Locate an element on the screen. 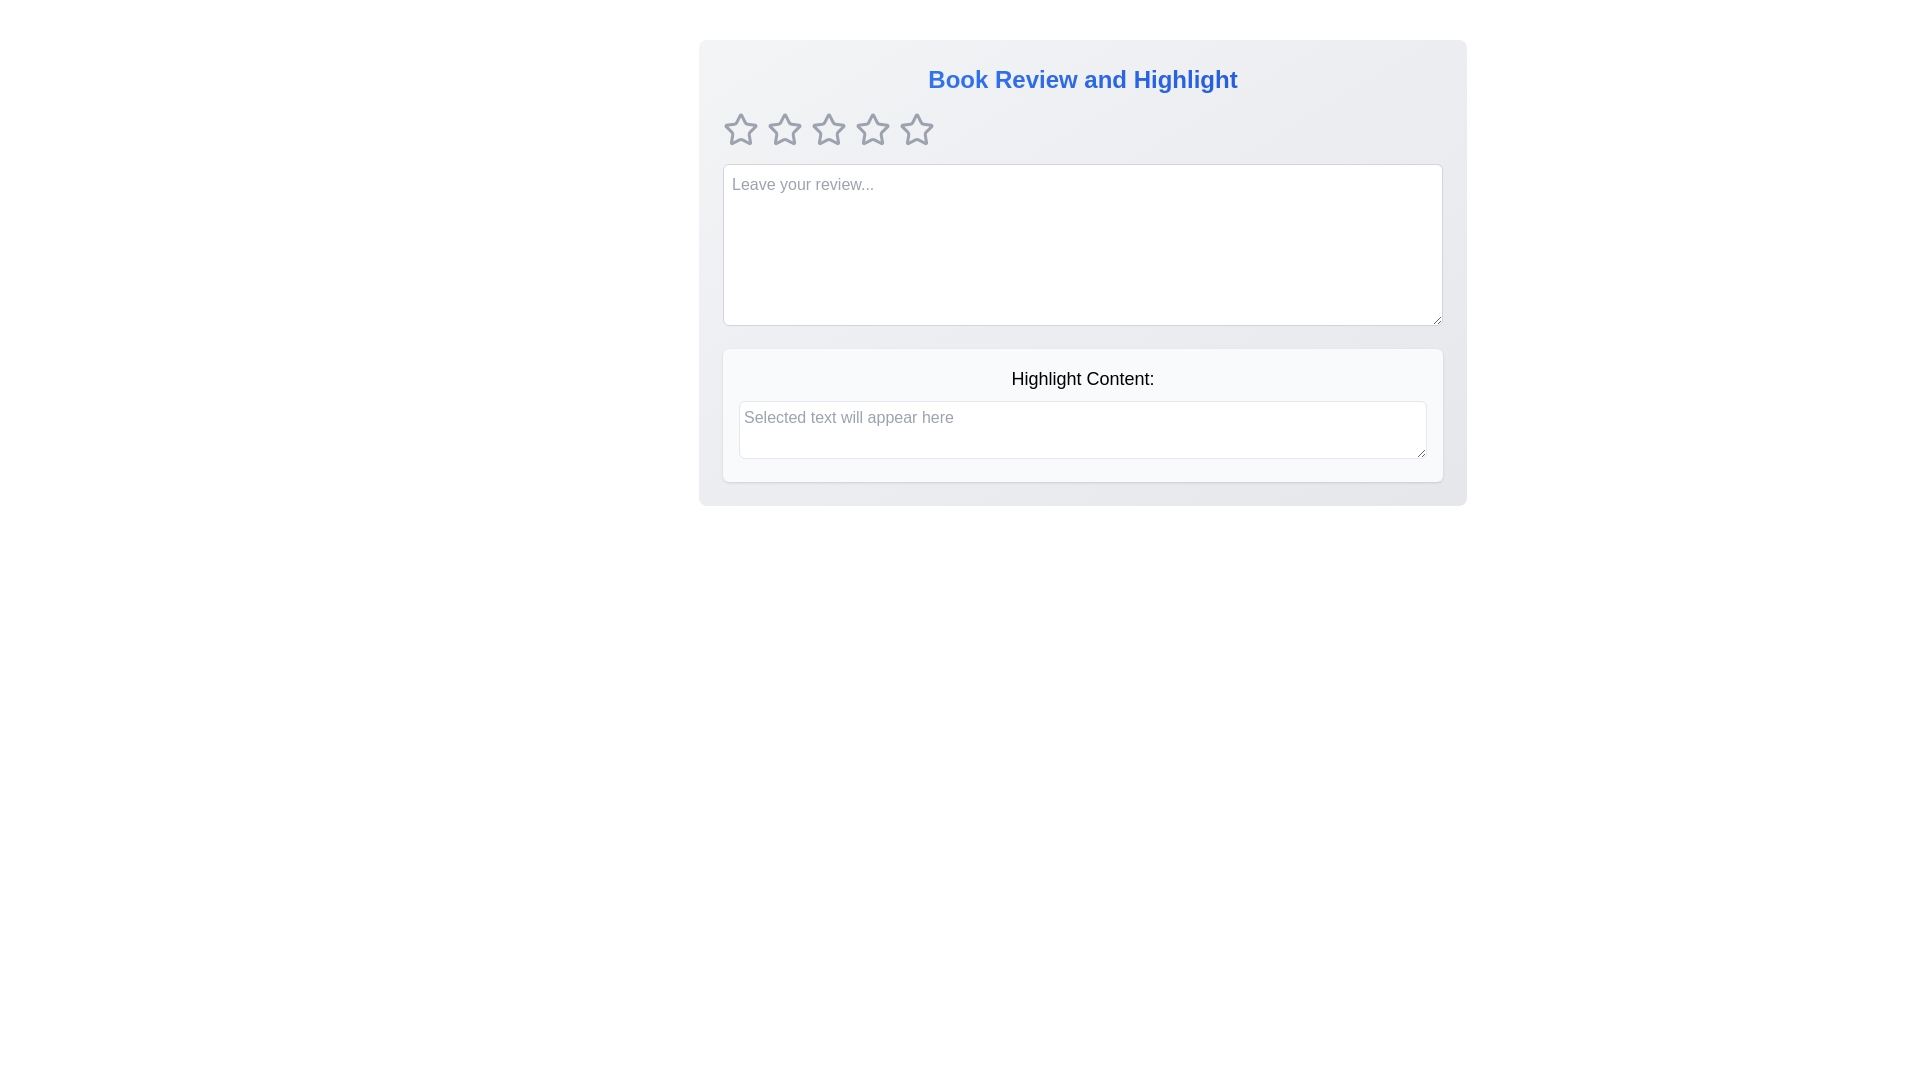  the rating to 4 stars by clicking on the corresponding star icon is located at coordinates (873, 130).